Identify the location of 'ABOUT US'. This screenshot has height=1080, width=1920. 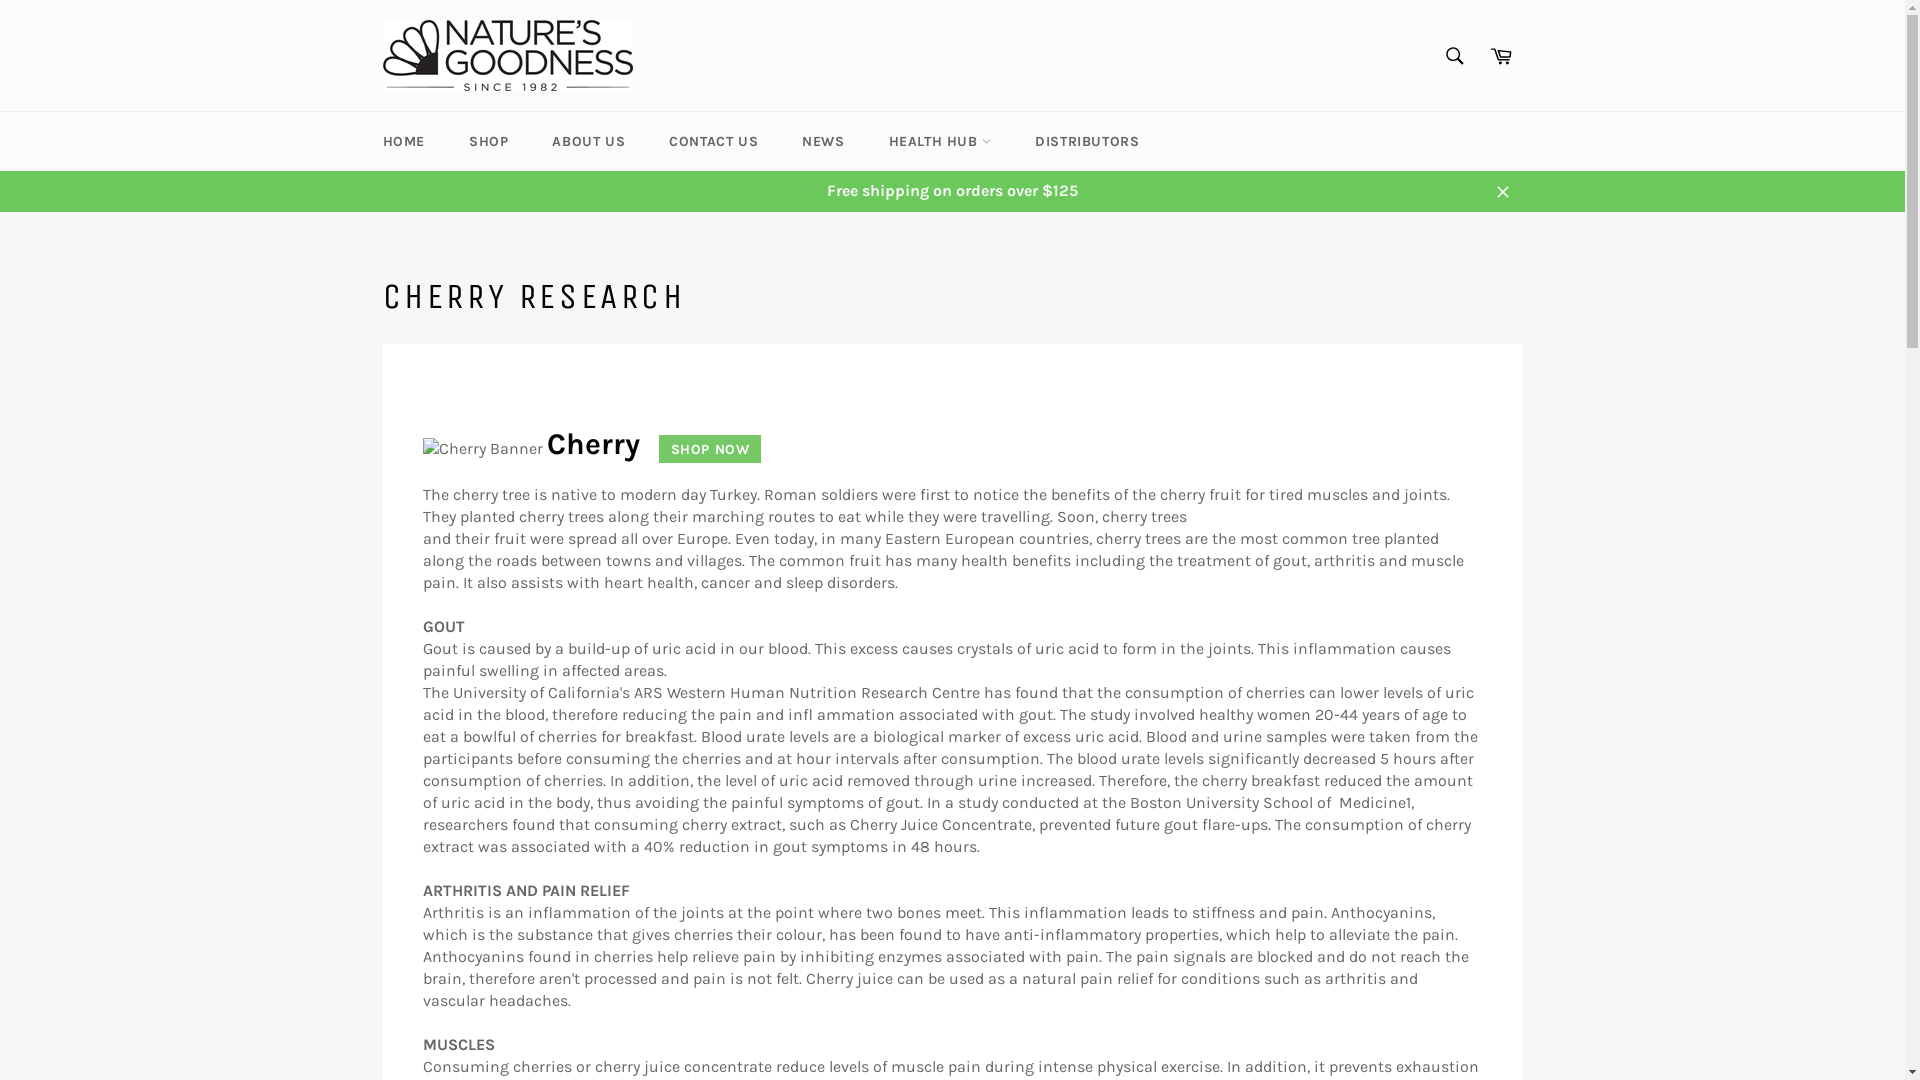
(587, 140).